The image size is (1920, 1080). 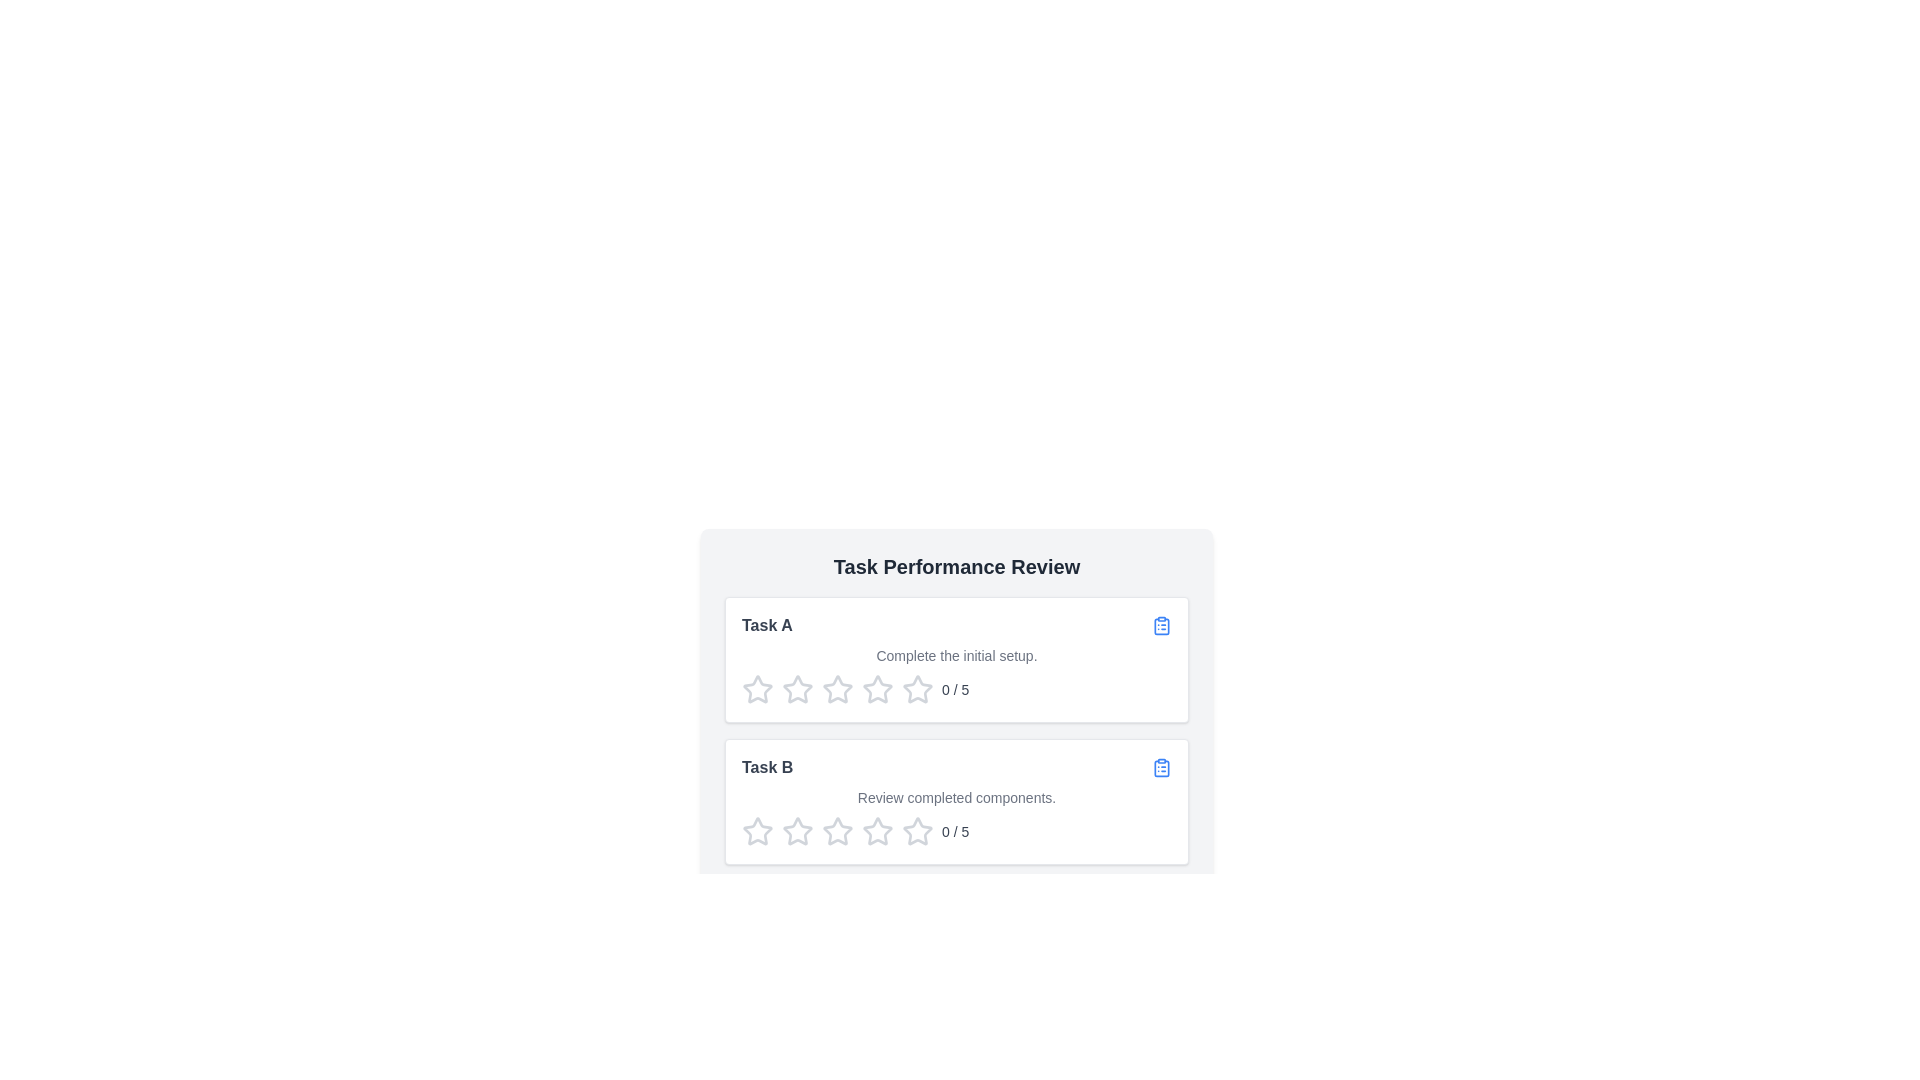 What do you see at coordinates (766, 624) in the screenshot?
I see `the text label reading 'Task A' in bold and dark color, located in the top left corner of the 'Task Performance Review' section` at bounding box center [766, 624].